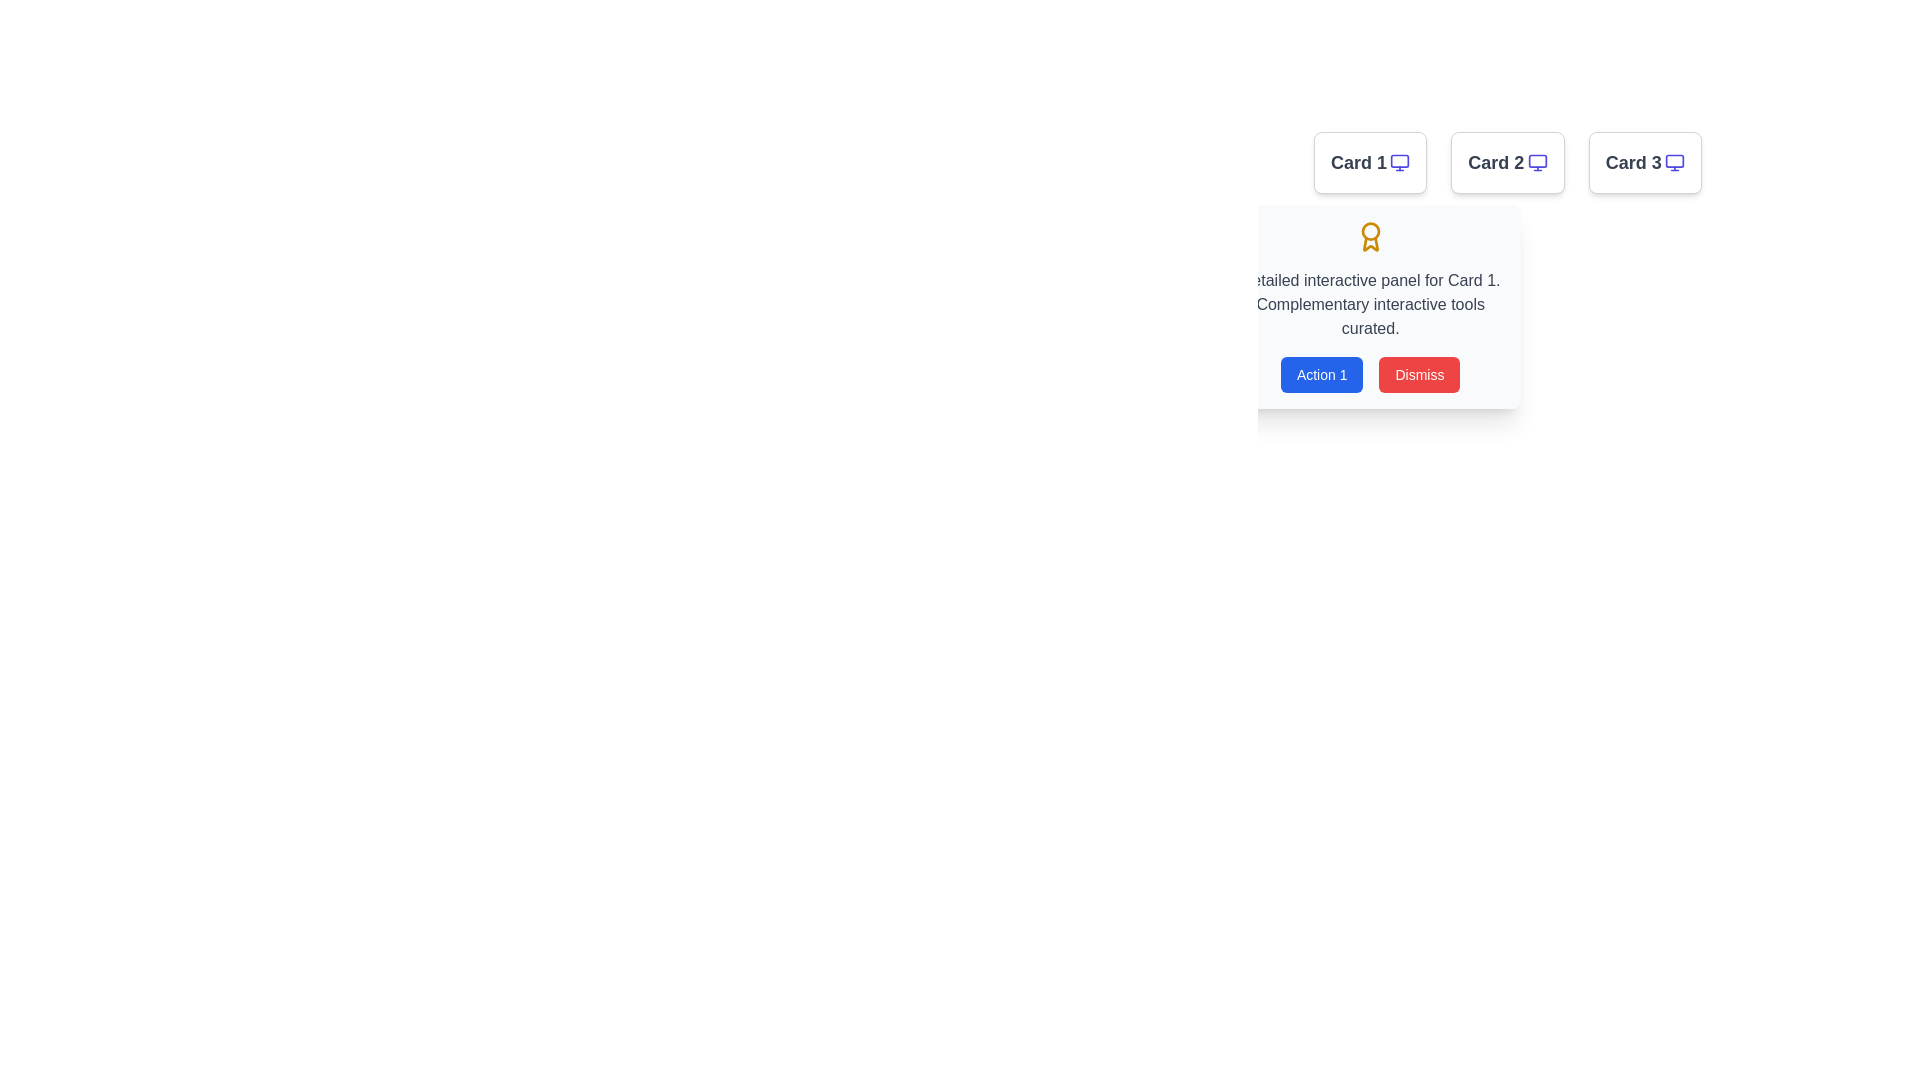 The image size is (1920, 1080). I want to click on the indigo monitor-like icon located to the right of the 'Card 2' text in the header area, so click(1536, 161).